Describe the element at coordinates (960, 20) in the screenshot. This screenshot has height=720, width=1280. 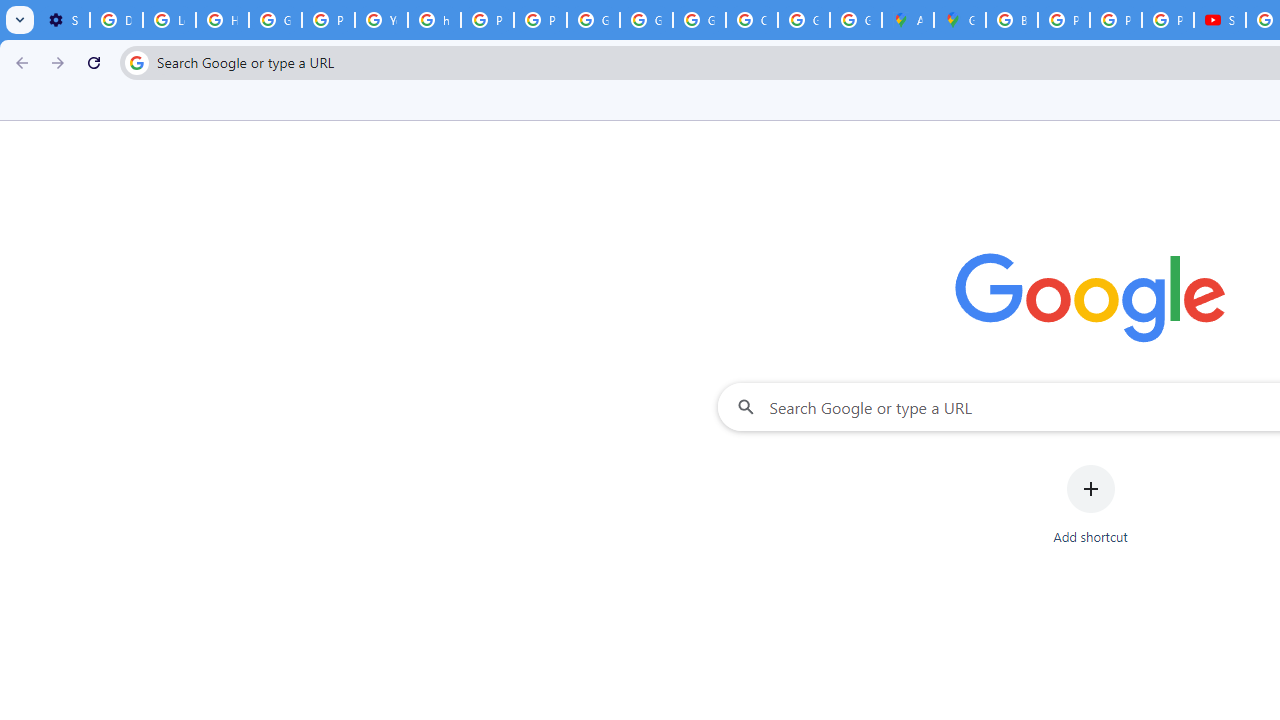
I see `'Google Maps'` at that location.